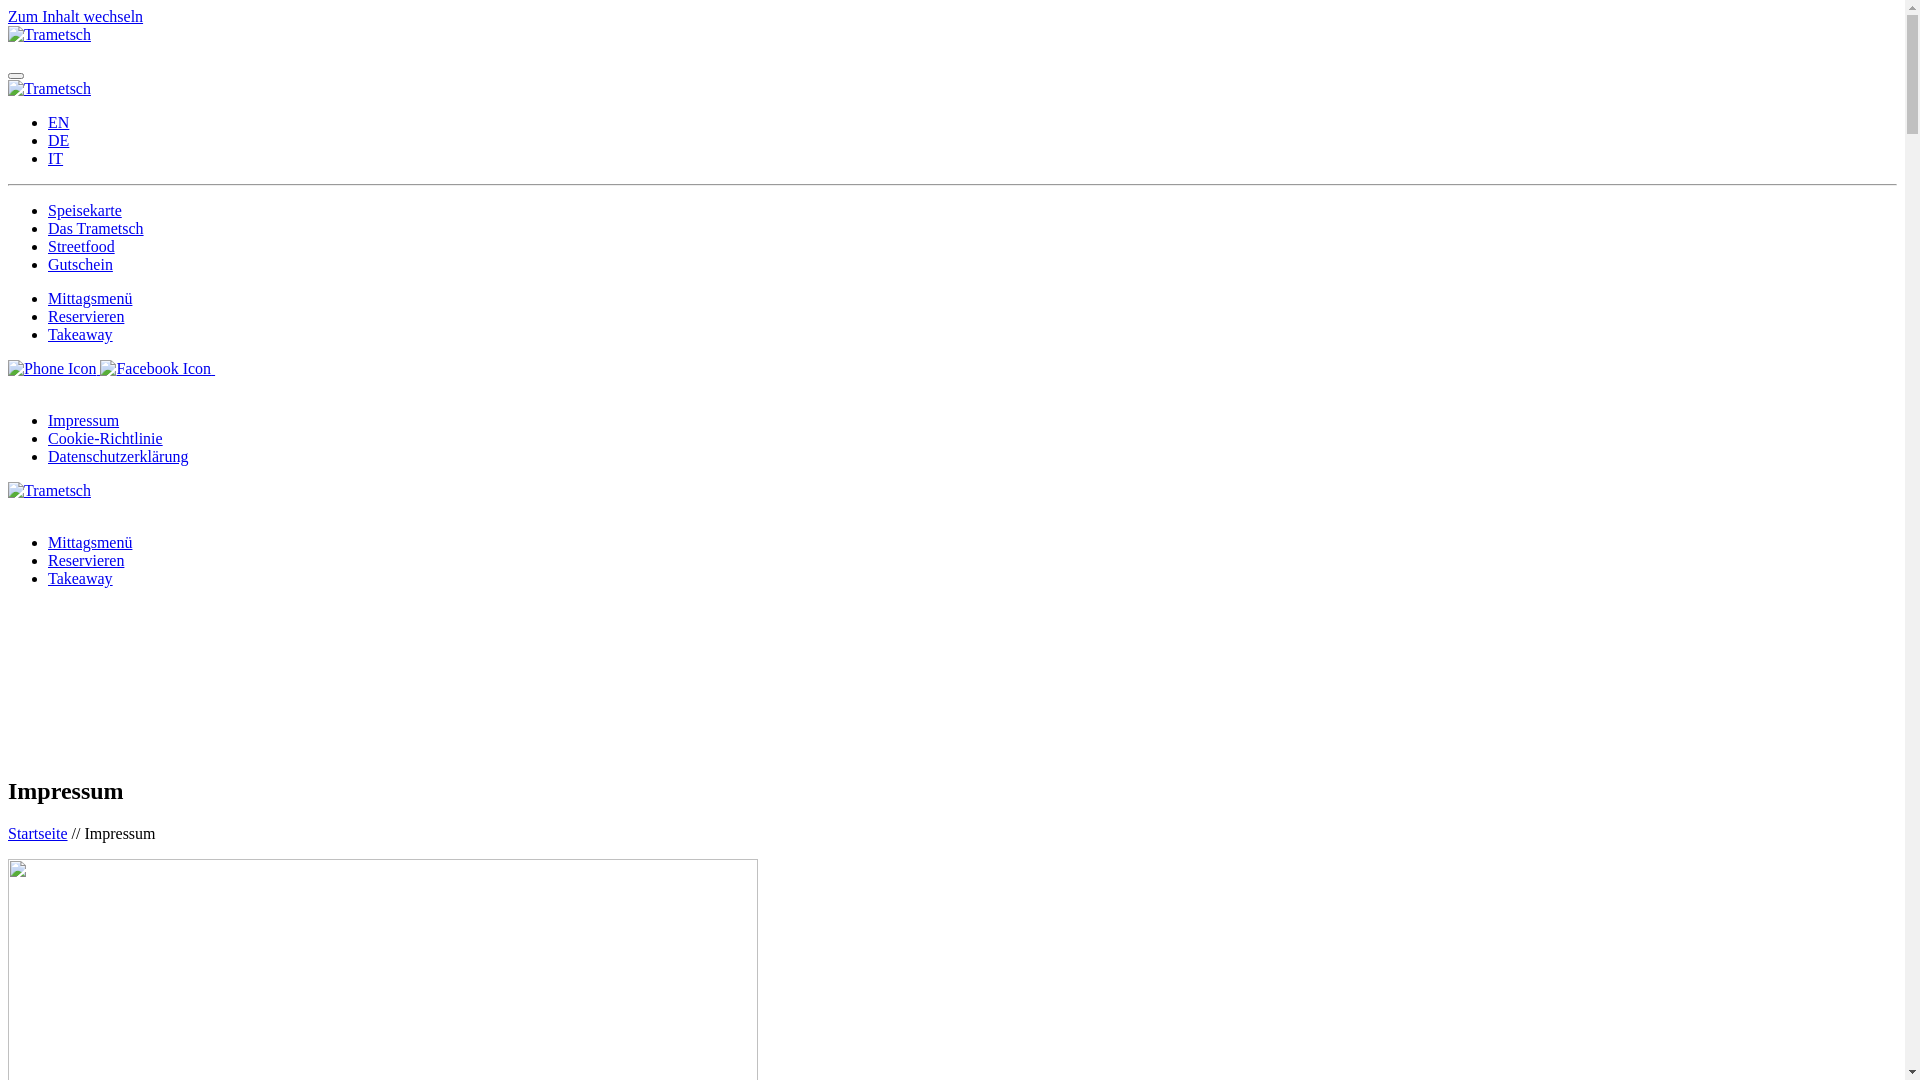  What do you see at coordinates (95, 227) in the screenshot?
I see `'Das Trametsch'` at bounding box center [95, 227].